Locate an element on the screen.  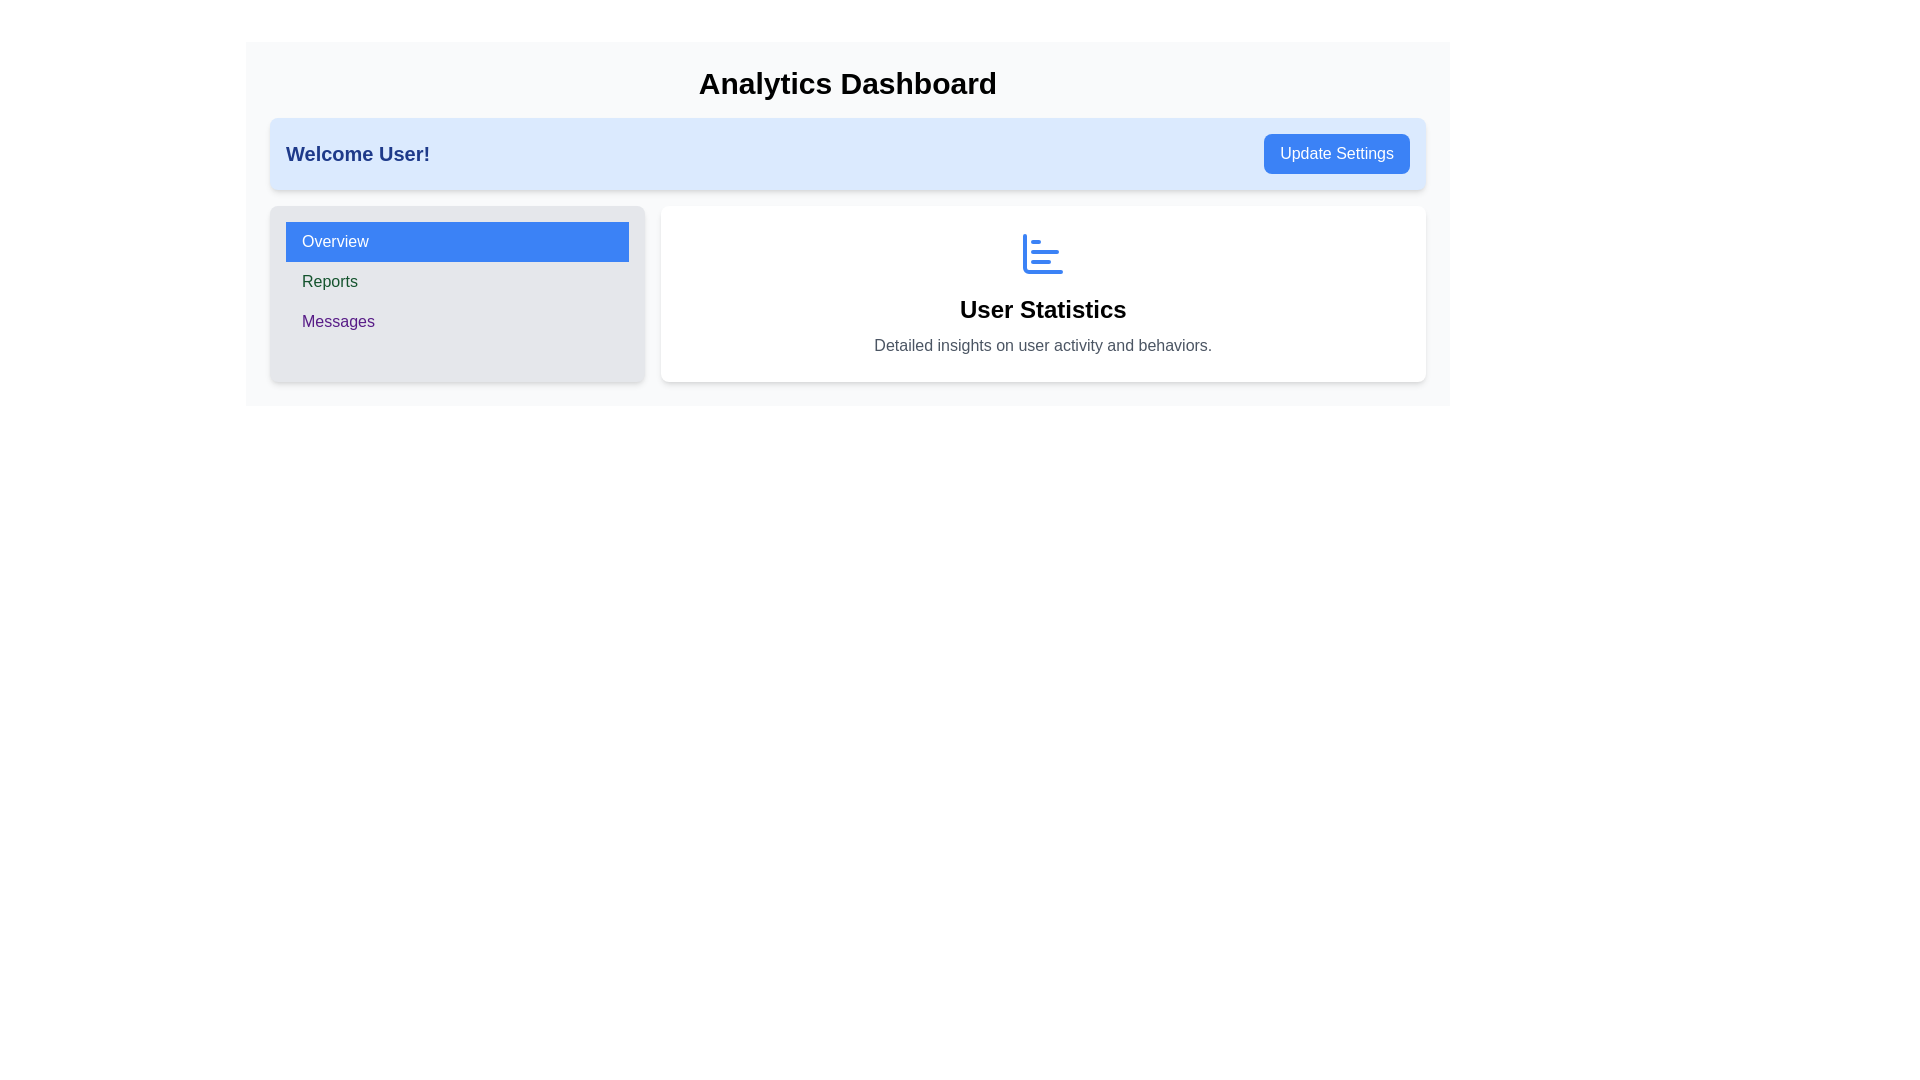
the settings update button located is located at coordinates (1337, 153).